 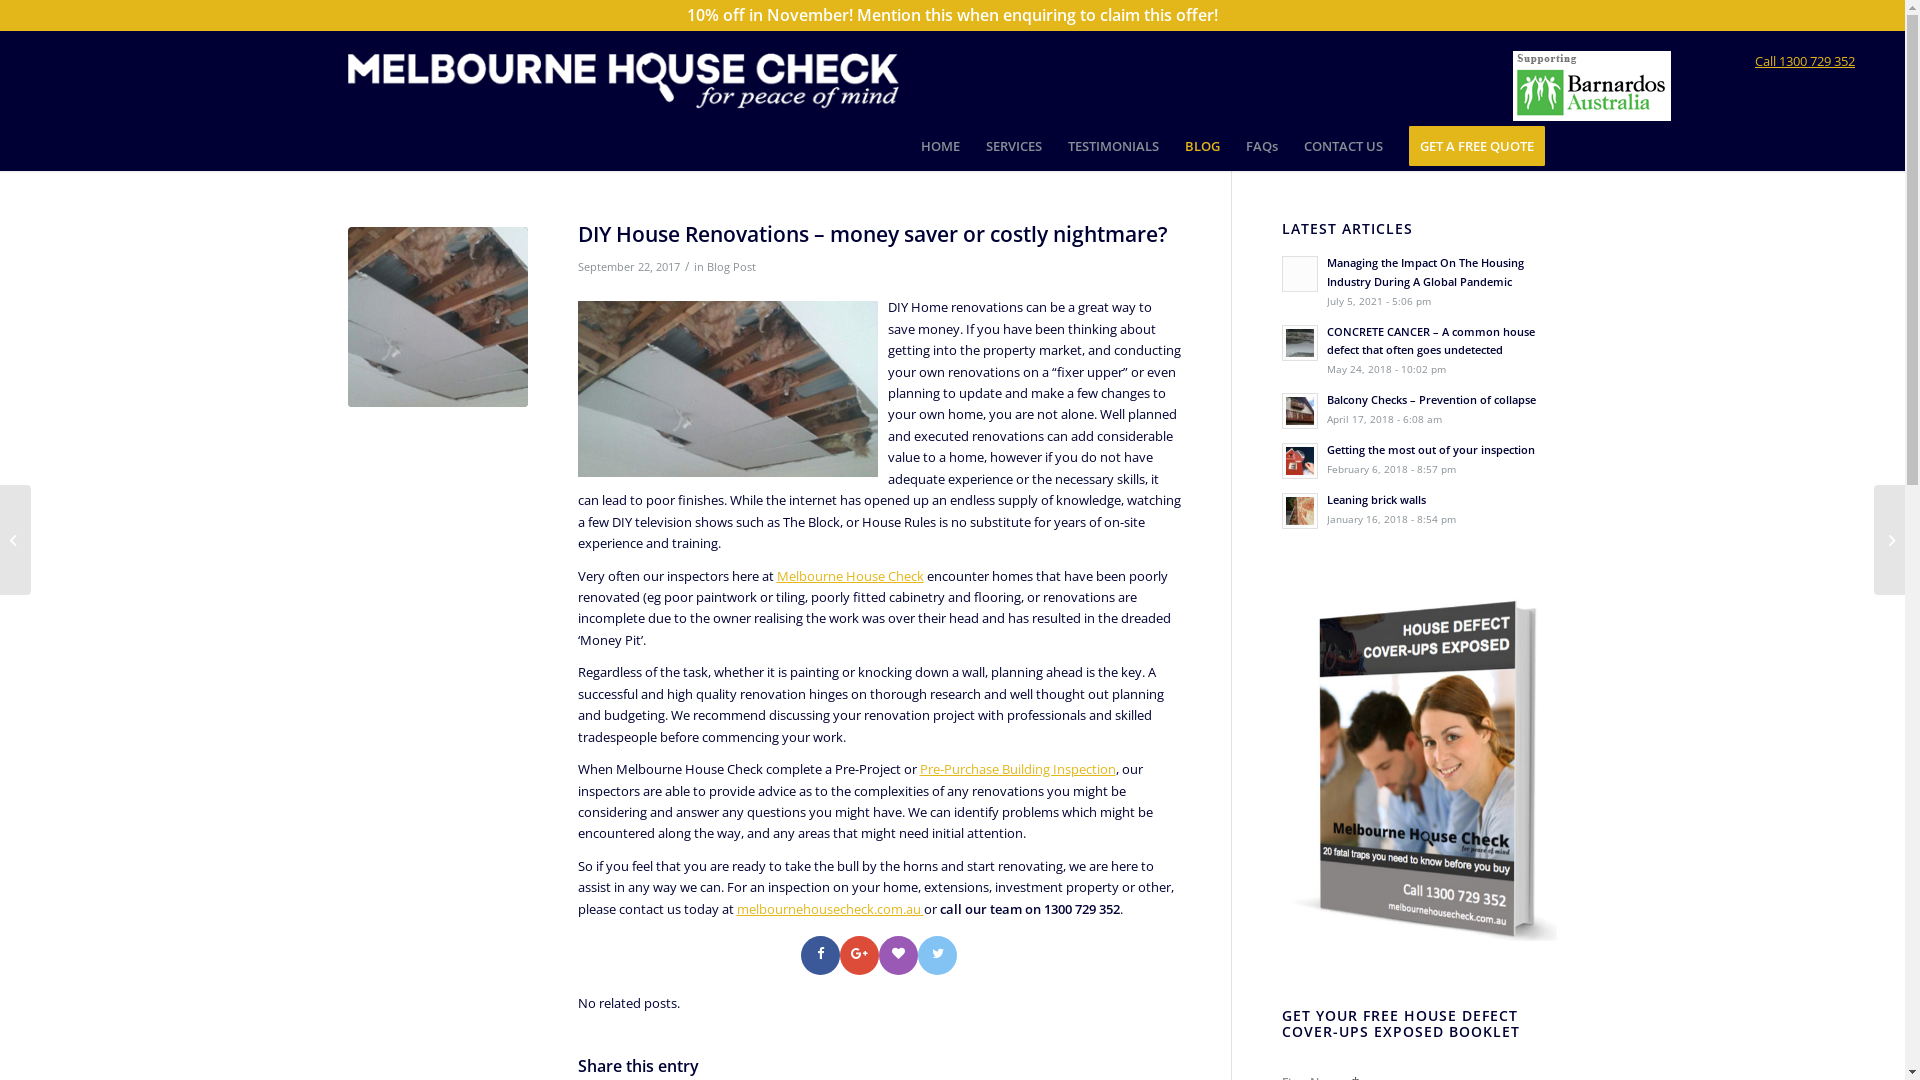 What do you see at coordinates (1171, 145) in the screenshot?
I see `'BLOG'` at bounding box center [1171, 145].